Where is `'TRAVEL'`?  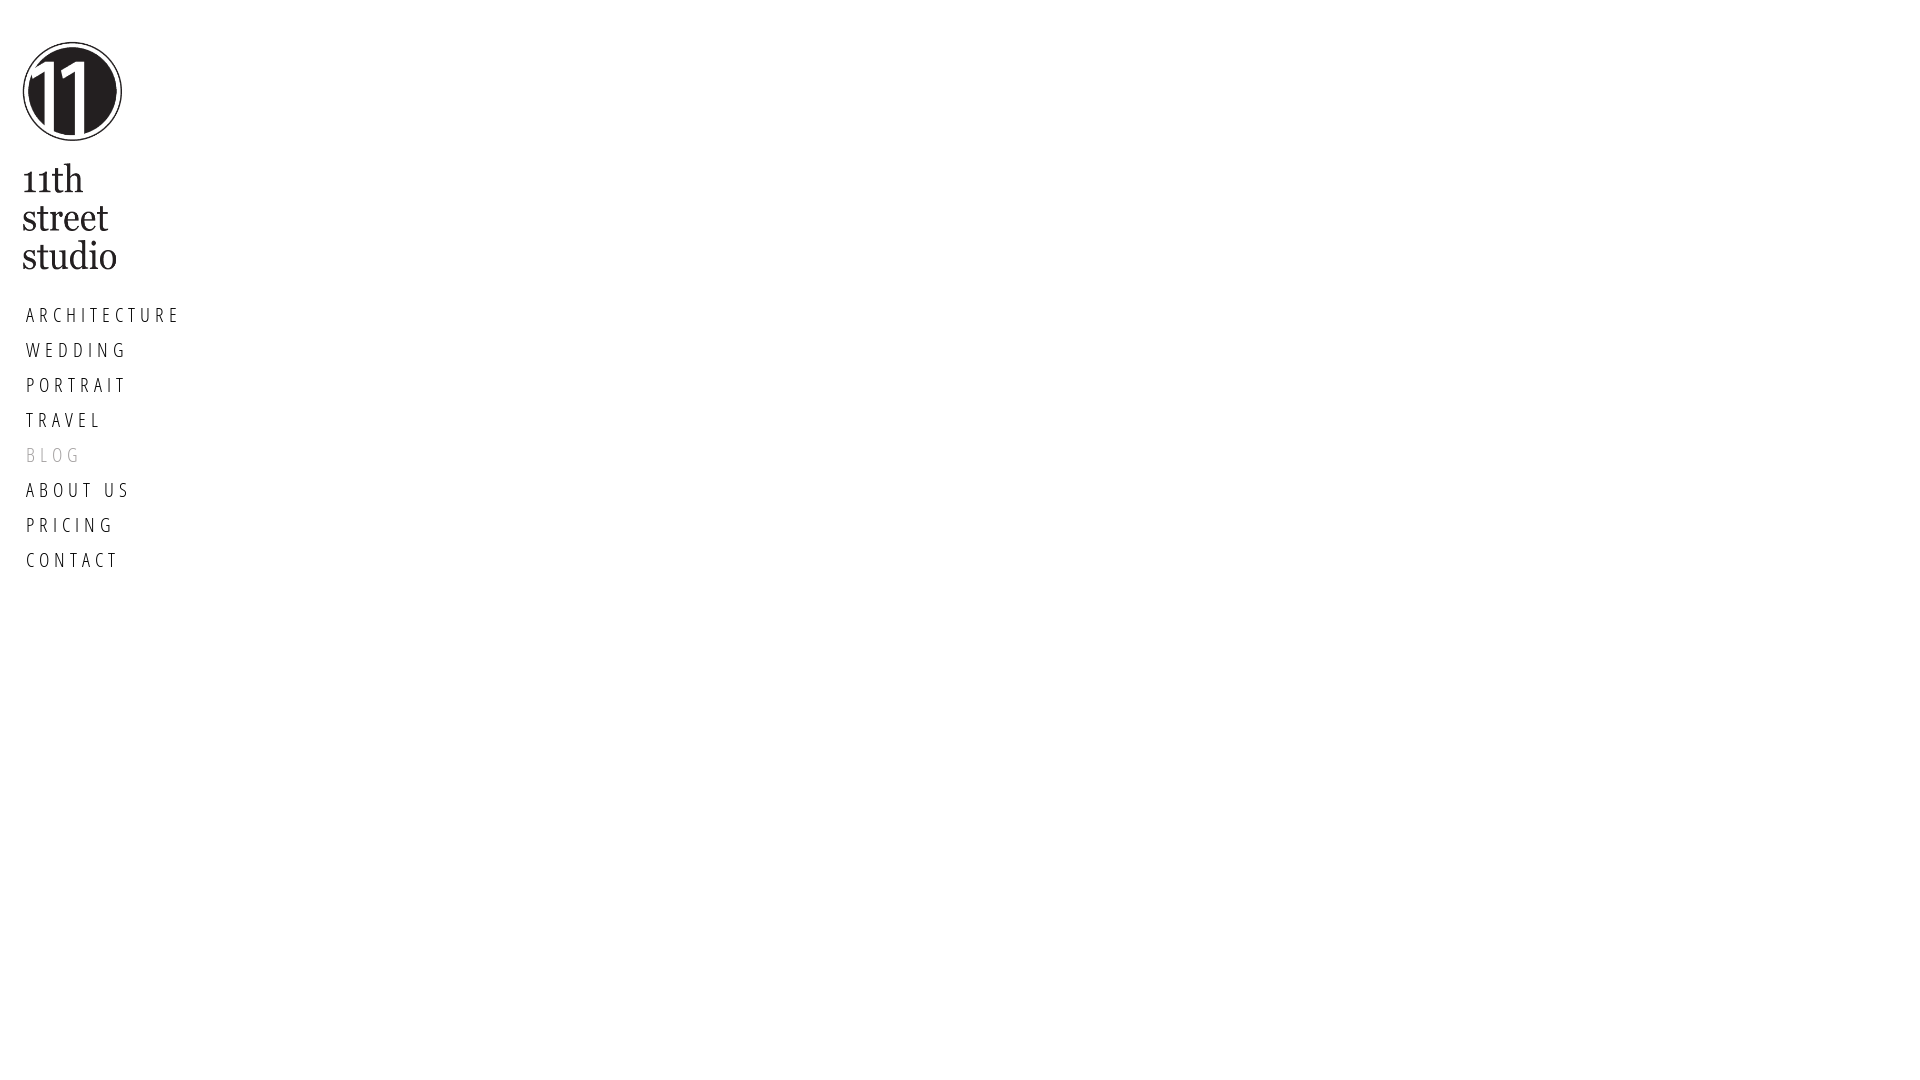 'TRAVEL' is located at coordinates (103, 419).